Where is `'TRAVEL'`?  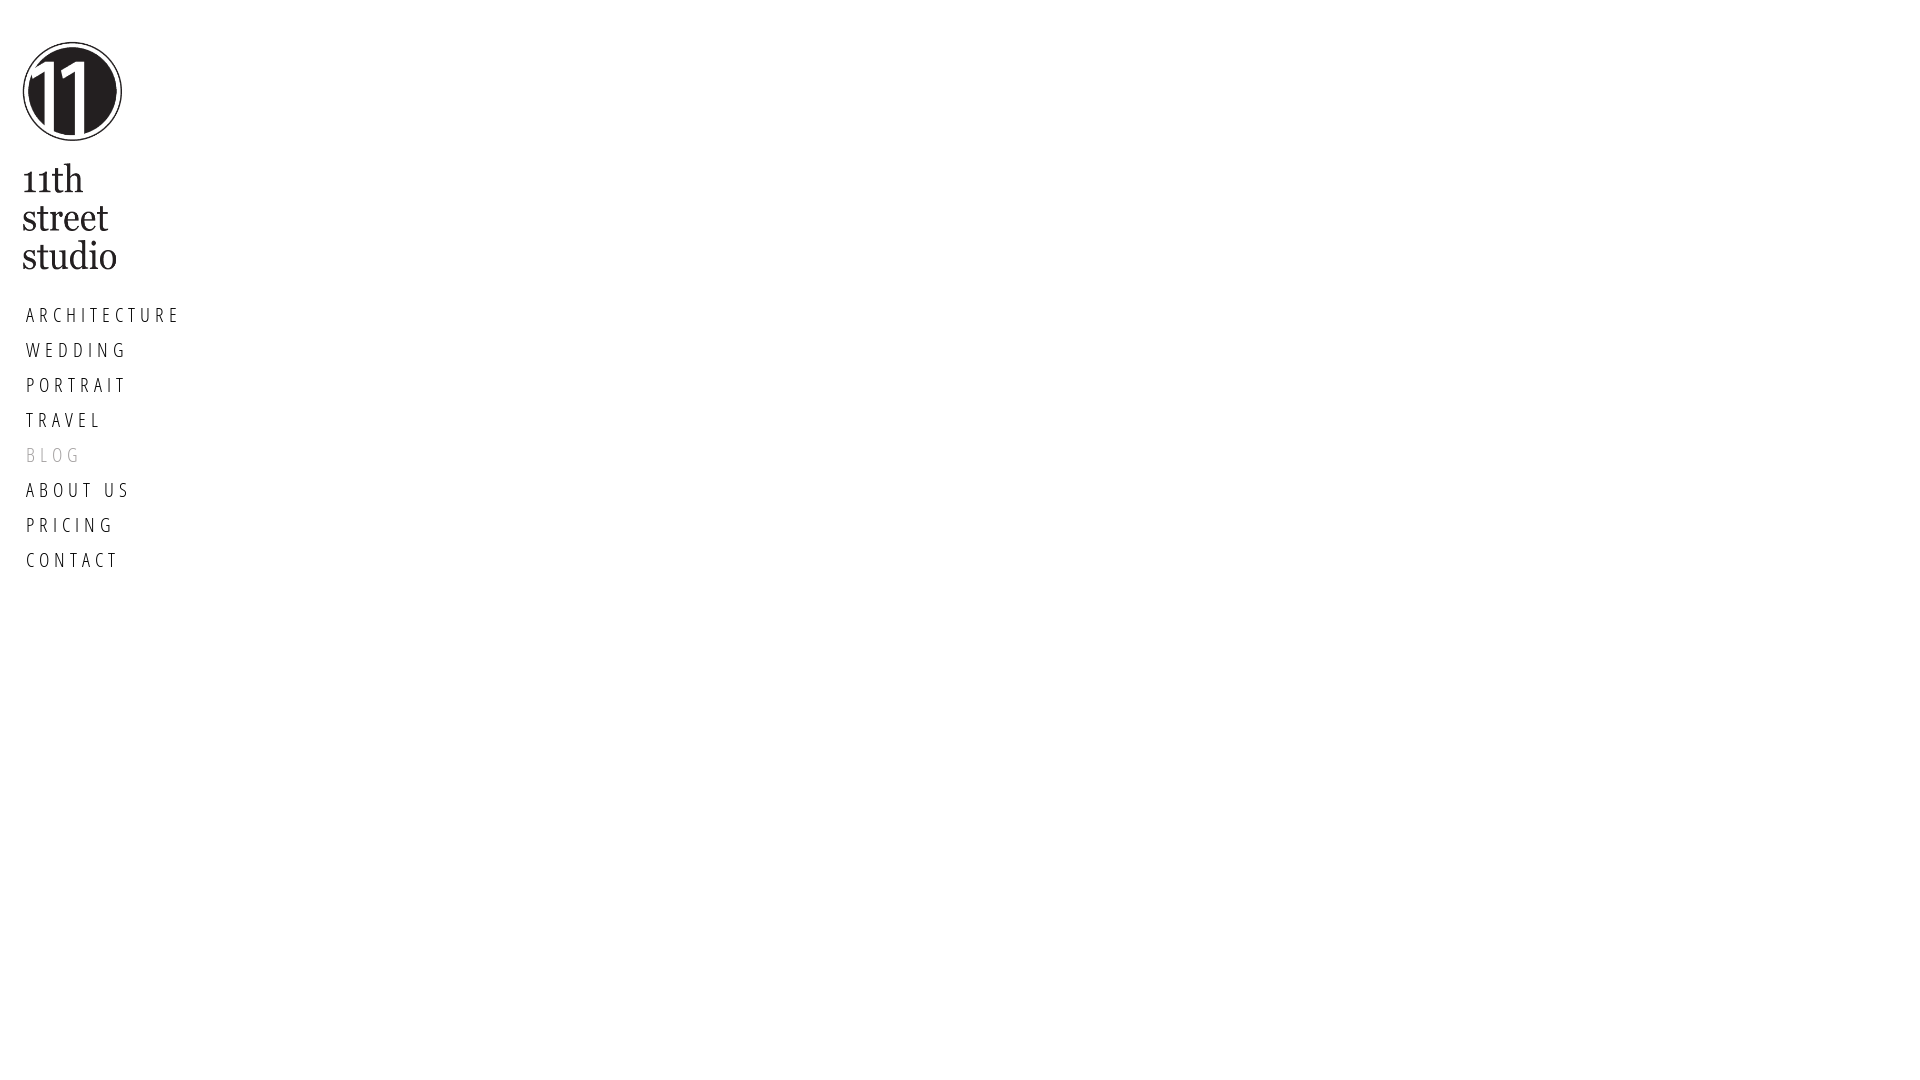 'TRAVEL' is located at coordinates (103, 419).